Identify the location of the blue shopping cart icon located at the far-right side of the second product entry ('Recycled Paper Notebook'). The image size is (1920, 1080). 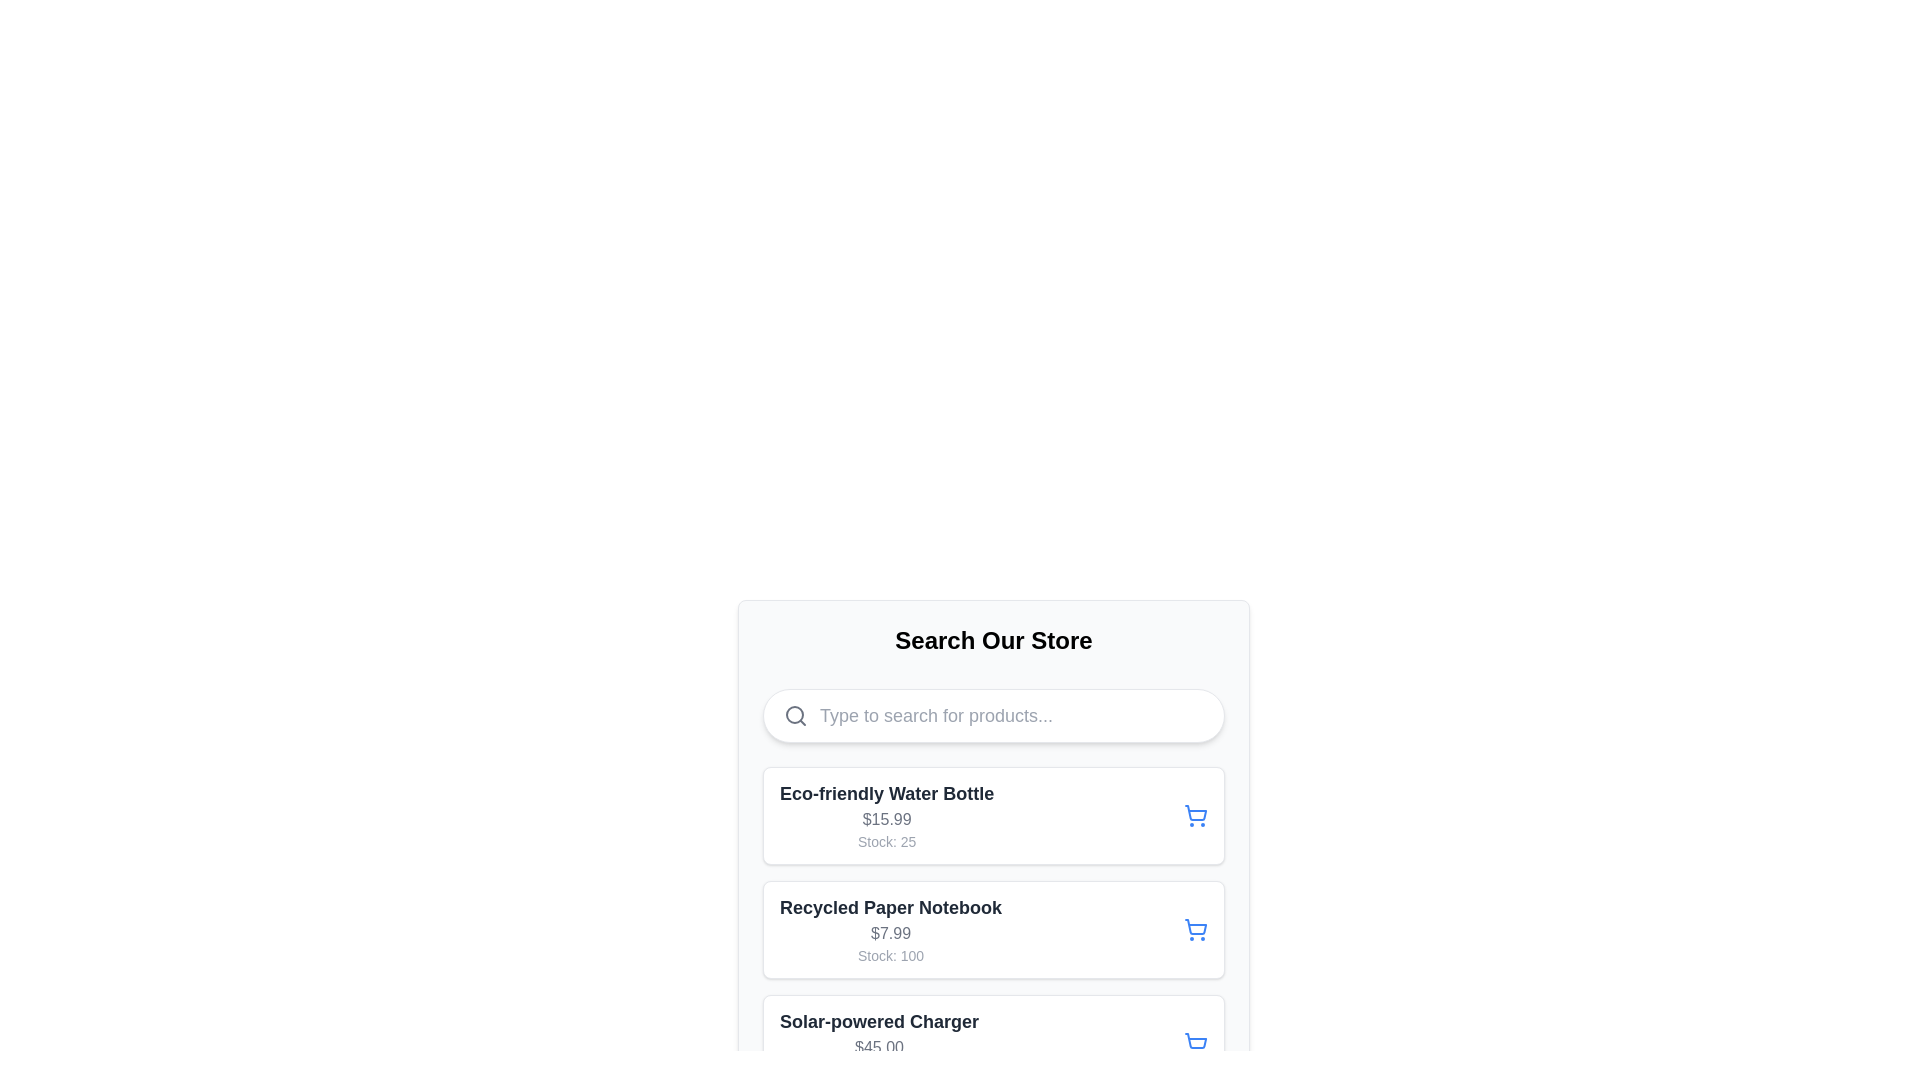
(1195, 929).